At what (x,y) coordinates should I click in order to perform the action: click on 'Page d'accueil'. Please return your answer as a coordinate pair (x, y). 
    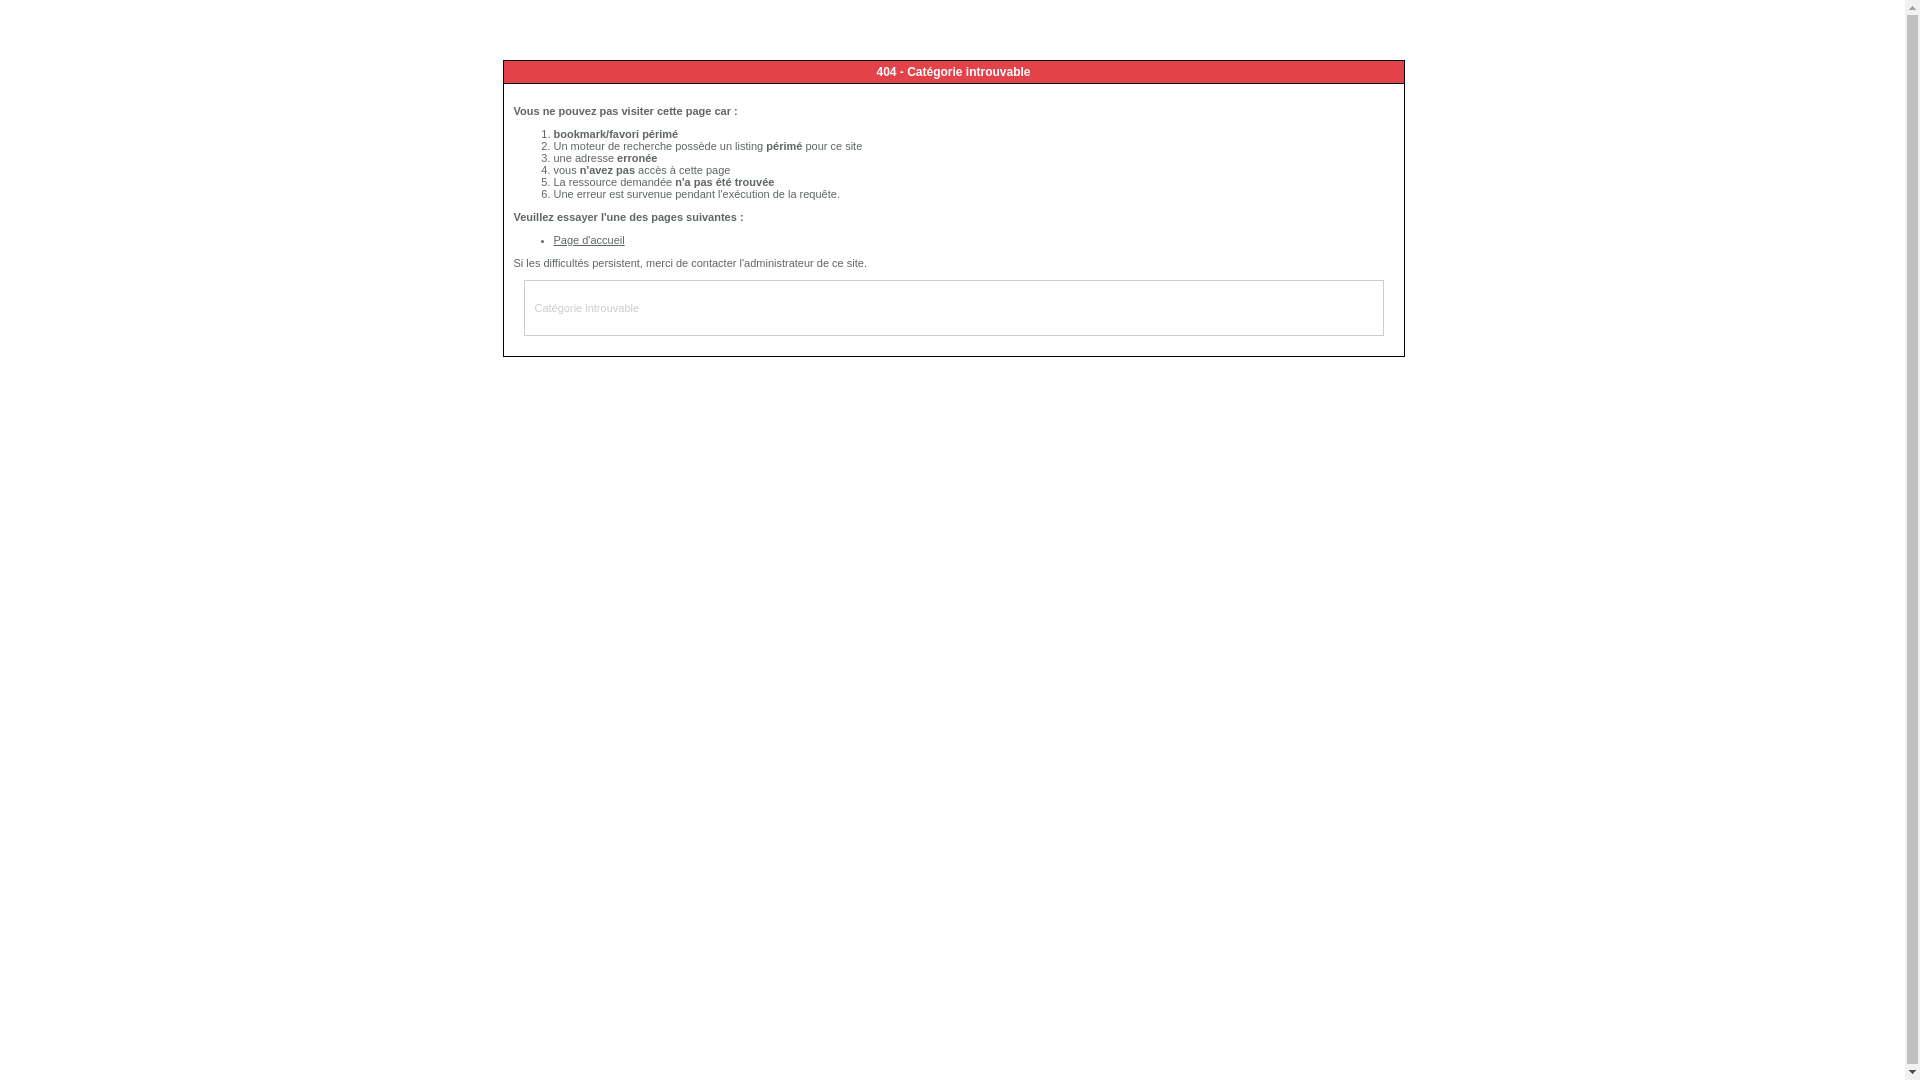
    Looking at the image, I should click on (588, 238).